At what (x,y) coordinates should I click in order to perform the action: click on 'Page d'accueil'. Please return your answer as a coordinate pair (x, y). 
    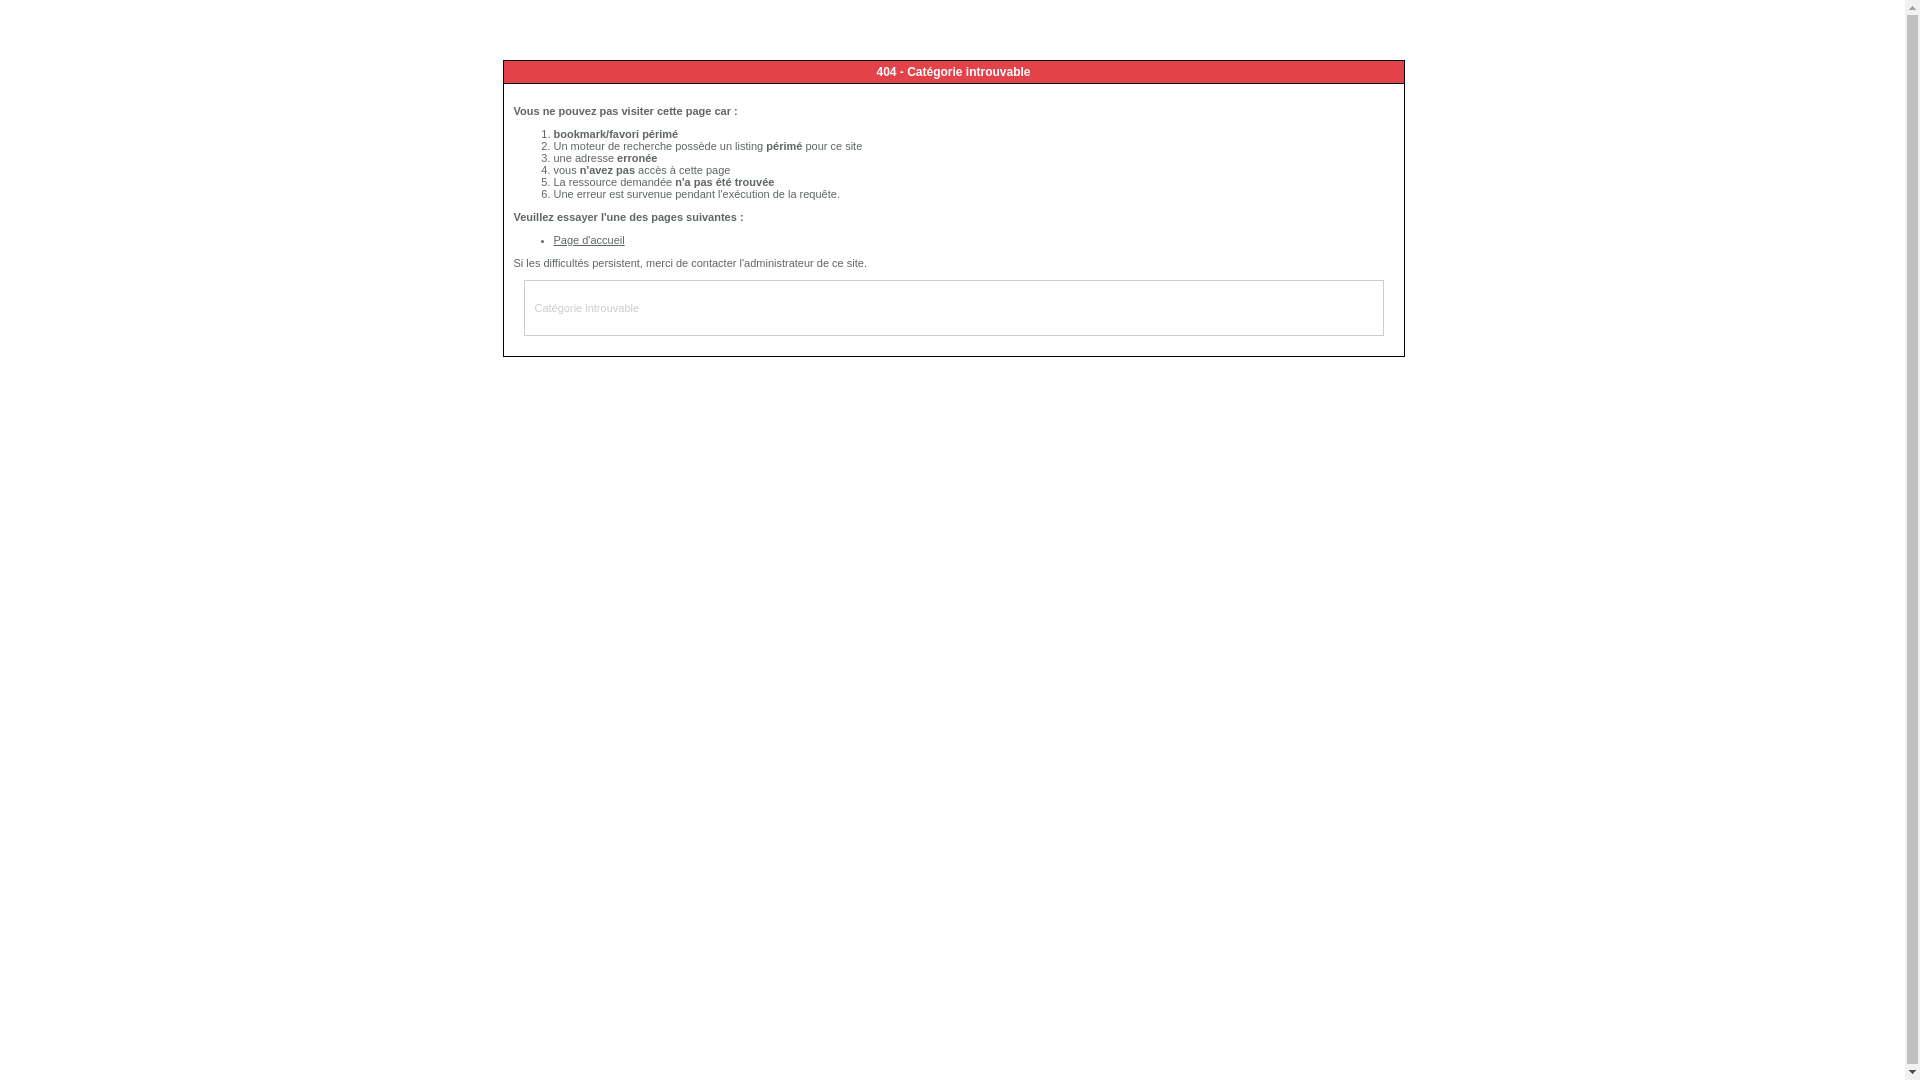
    Looking at the image, I should click on (588, 238).